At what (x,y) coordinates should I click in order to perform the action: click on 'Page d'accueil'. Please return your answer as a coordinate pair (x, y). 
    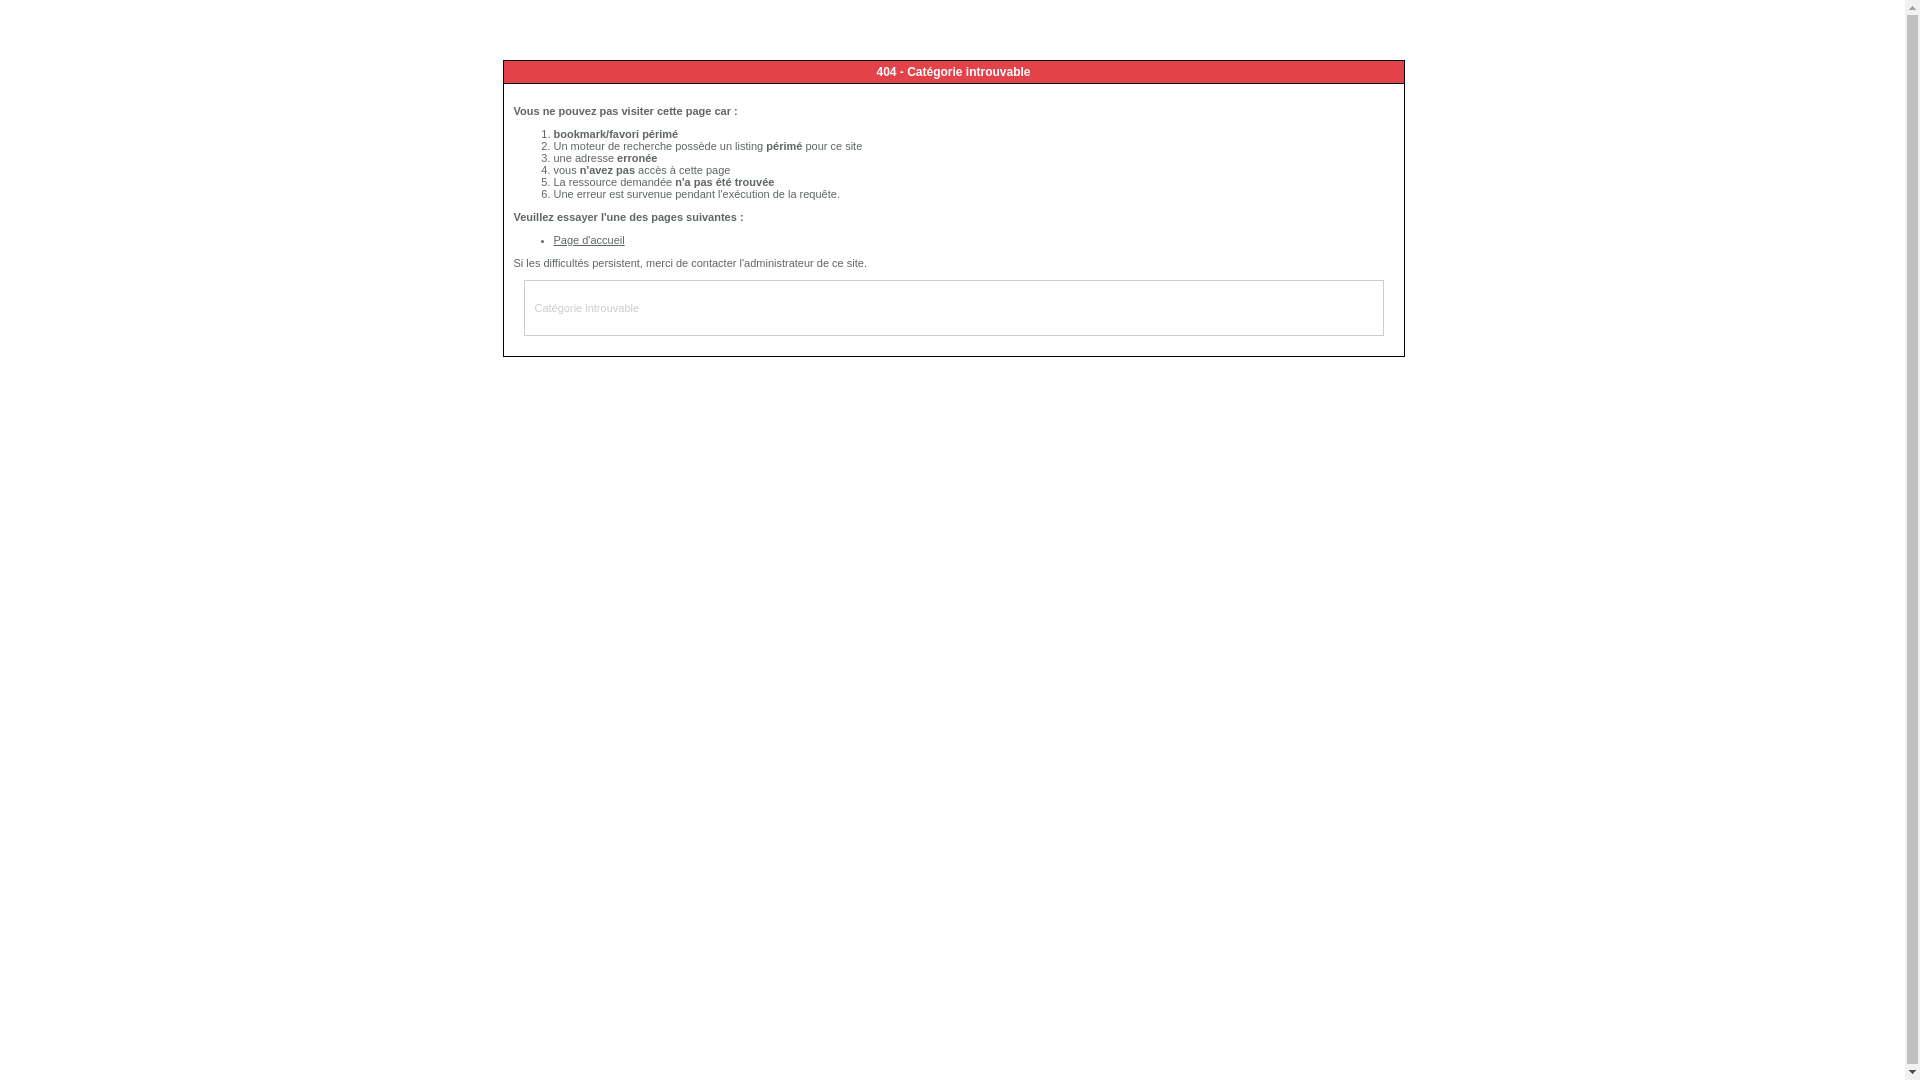
    Looking at the image, I should click on (588, 238).